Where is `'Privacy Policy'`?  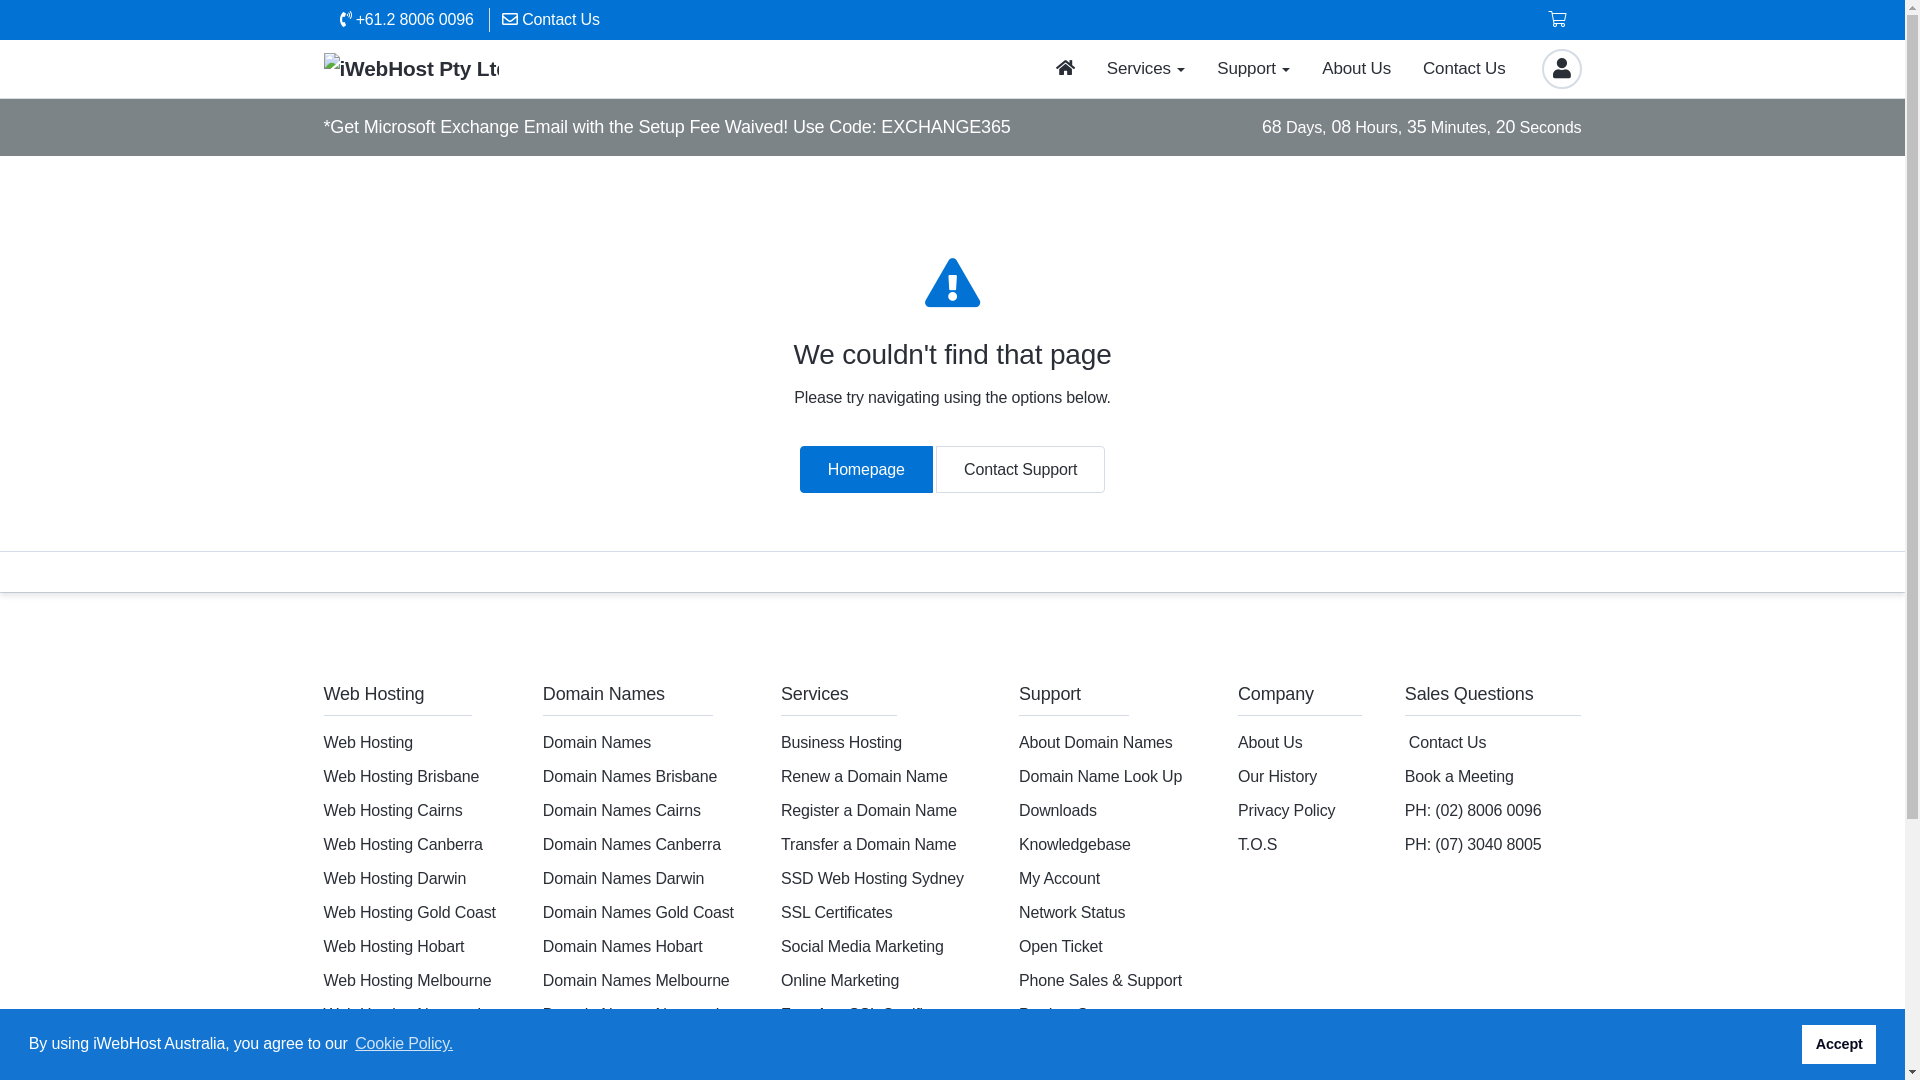 'Privacy Policy' is located at coordinates (1286, 810).